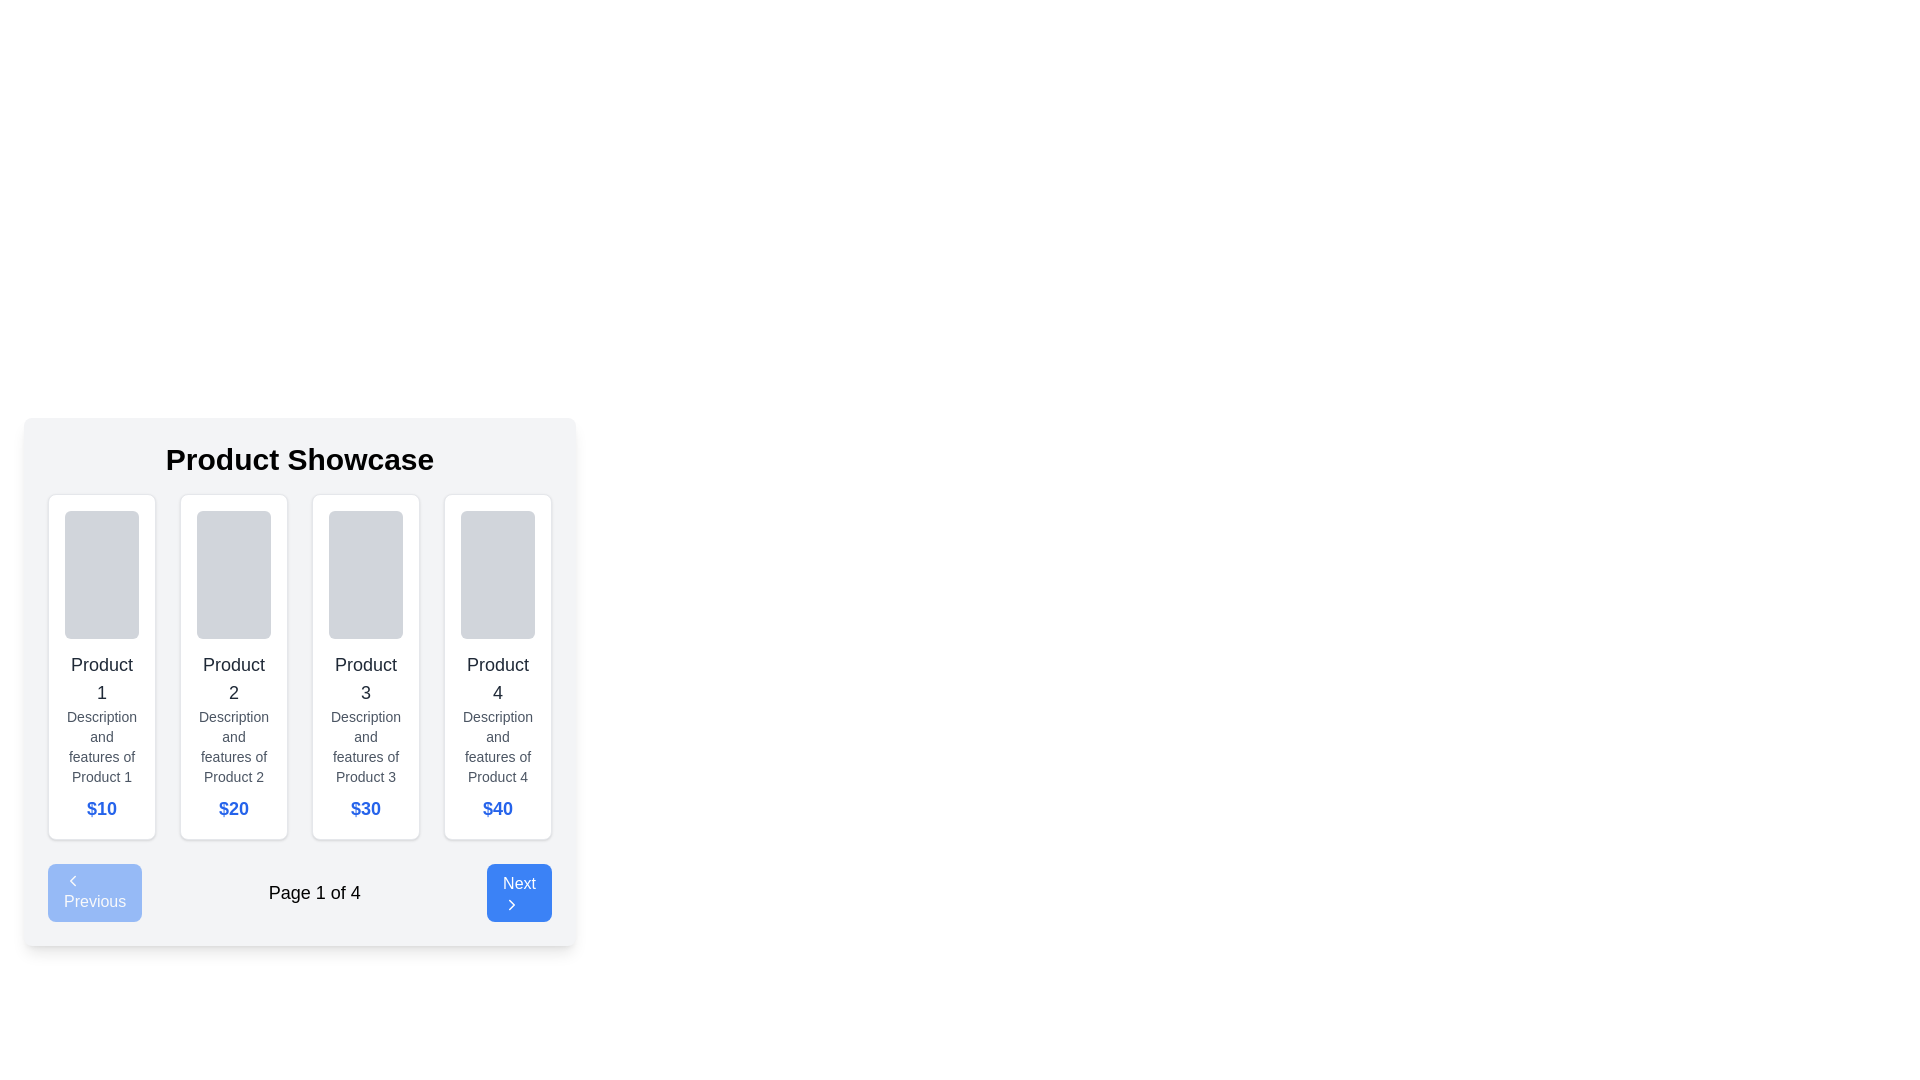 The height and width of the screenshot is (1080, 1920). I want to click on the Image placeholder, which is a rectangular area with a light gray background and rounded corners located at the top section of a card in a product showcase interface, so click(100, 574).